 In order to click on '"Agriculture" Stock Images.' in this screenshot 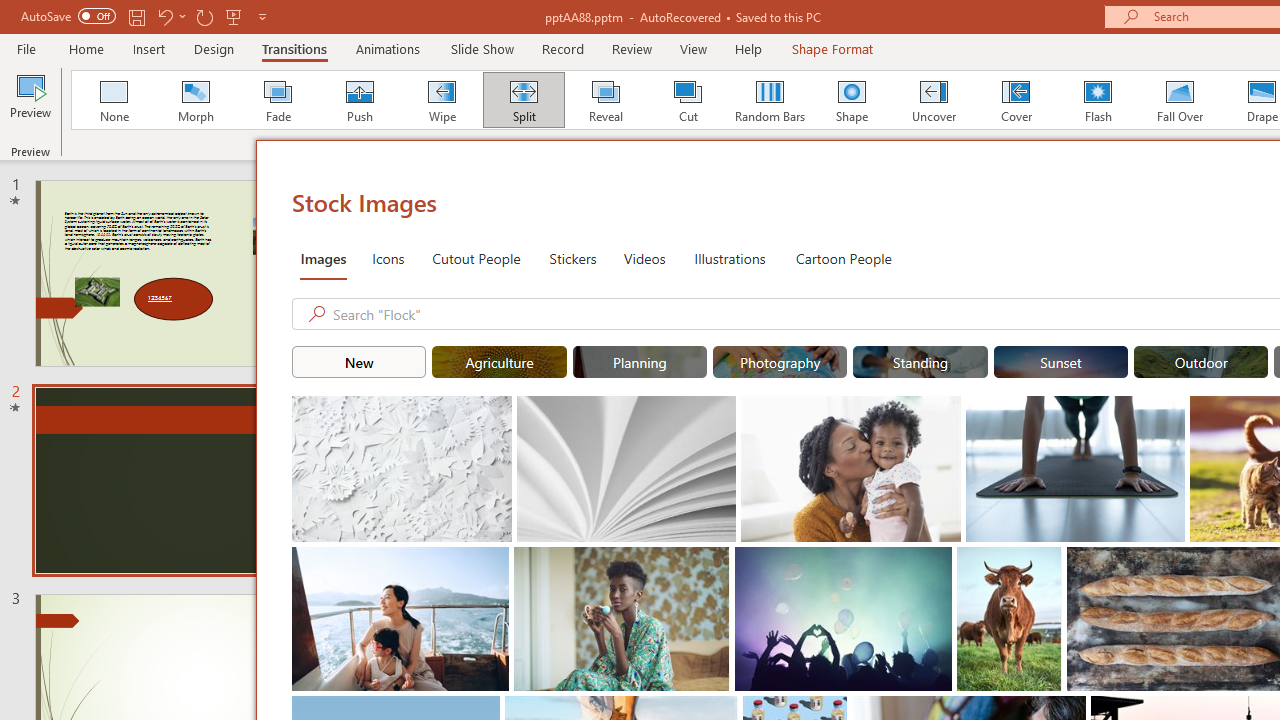, I will do `click(499, 362)`.